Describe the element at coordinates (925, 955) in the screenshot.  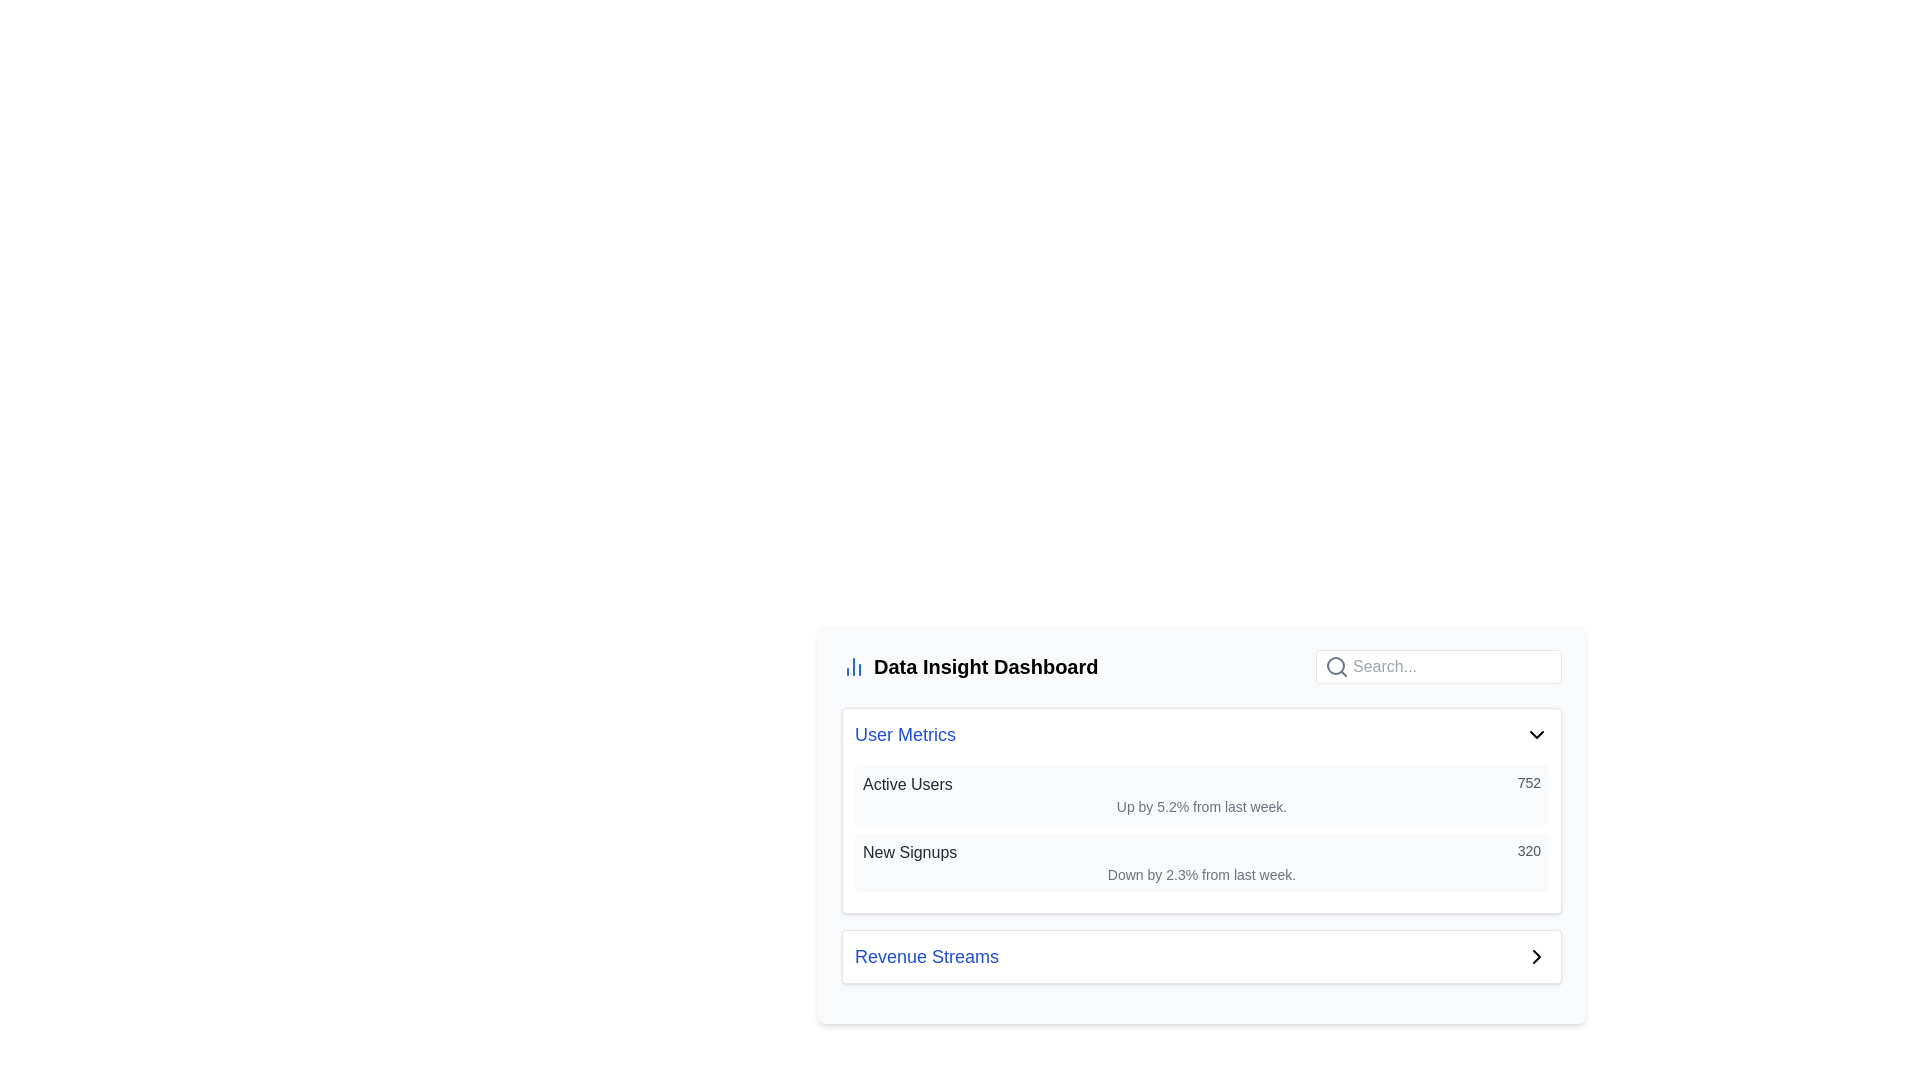
I see `the 'Revenue Streams' text label which is styled in blue and located at the bottom-center of the interface` at that location.